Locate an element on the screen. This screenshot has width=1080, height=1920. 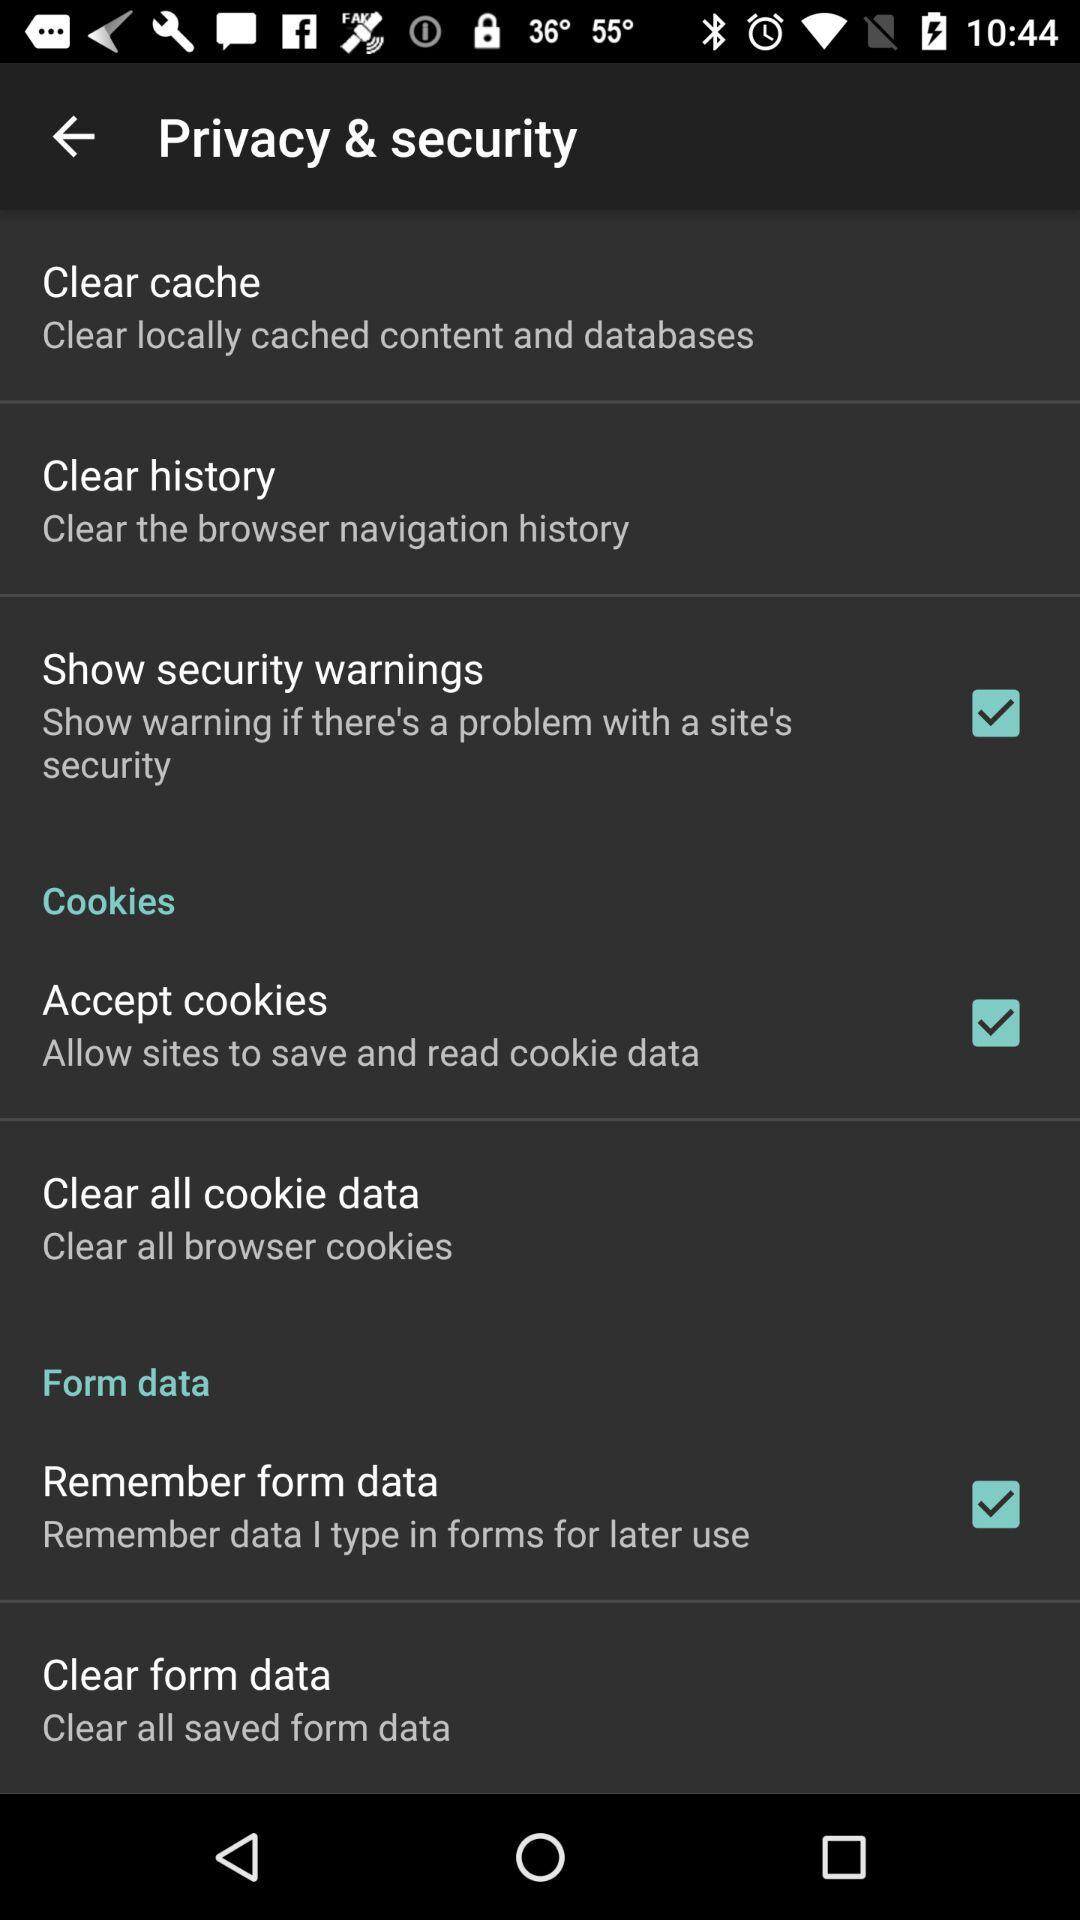
the show warning if is located at coordinates (477, 741).